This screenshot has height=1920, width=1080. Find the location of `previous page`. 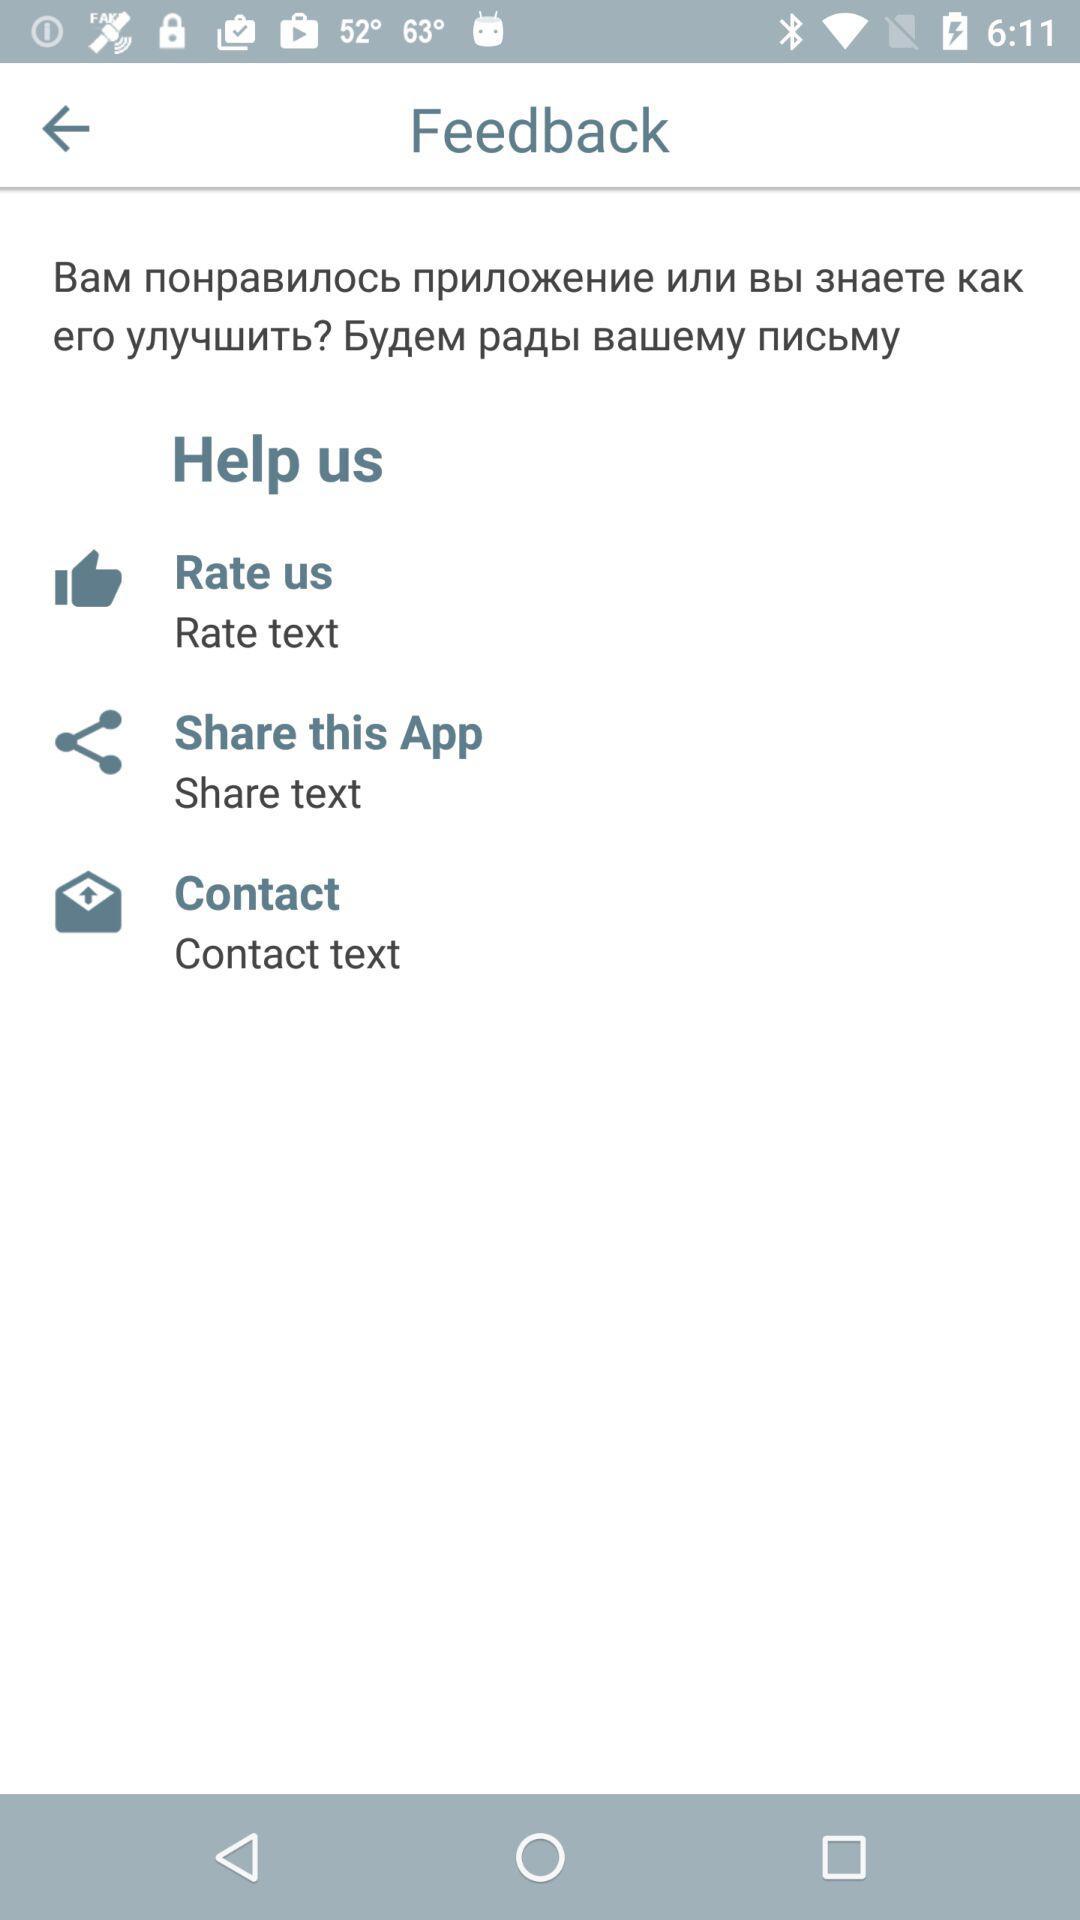

previous page is located at coordinates (64, 127).